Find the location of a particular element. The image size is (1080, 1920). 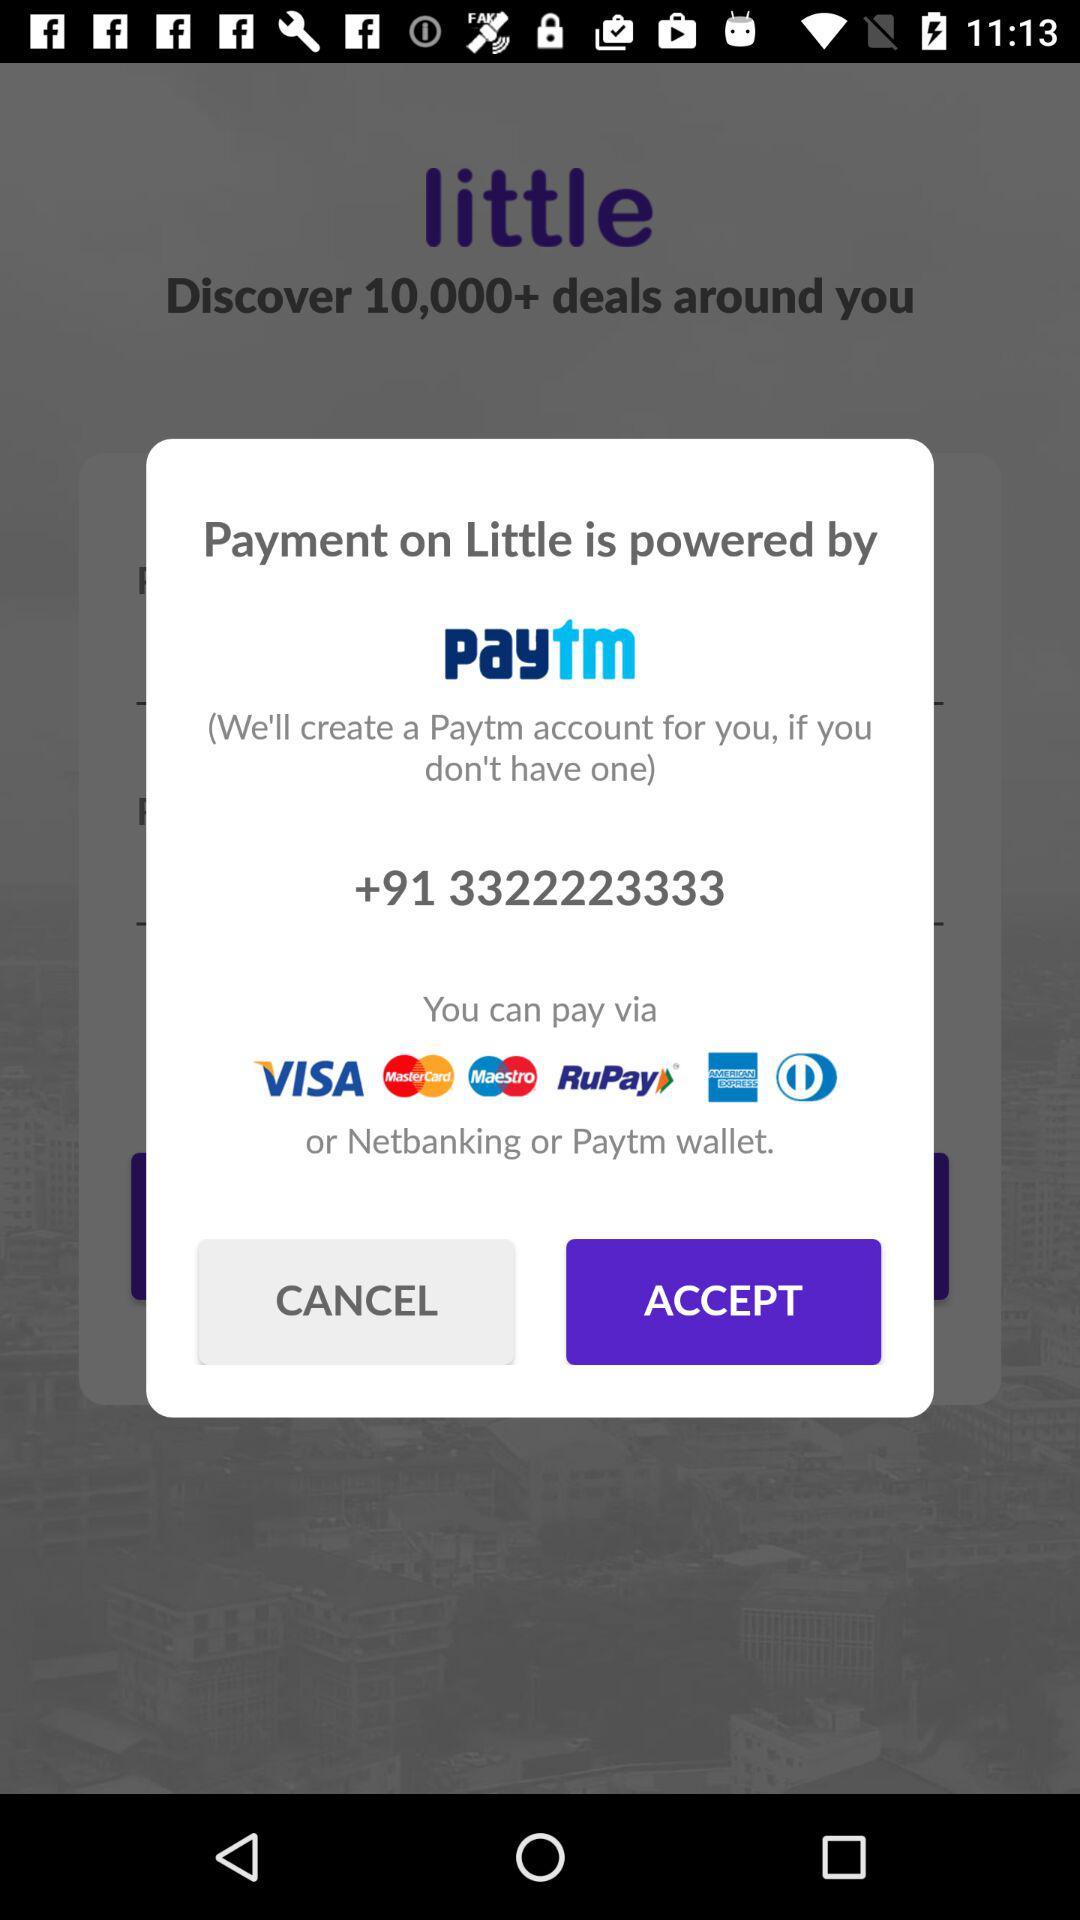

the icon below the or netbanking or app is located at coordinates (355, 1301).